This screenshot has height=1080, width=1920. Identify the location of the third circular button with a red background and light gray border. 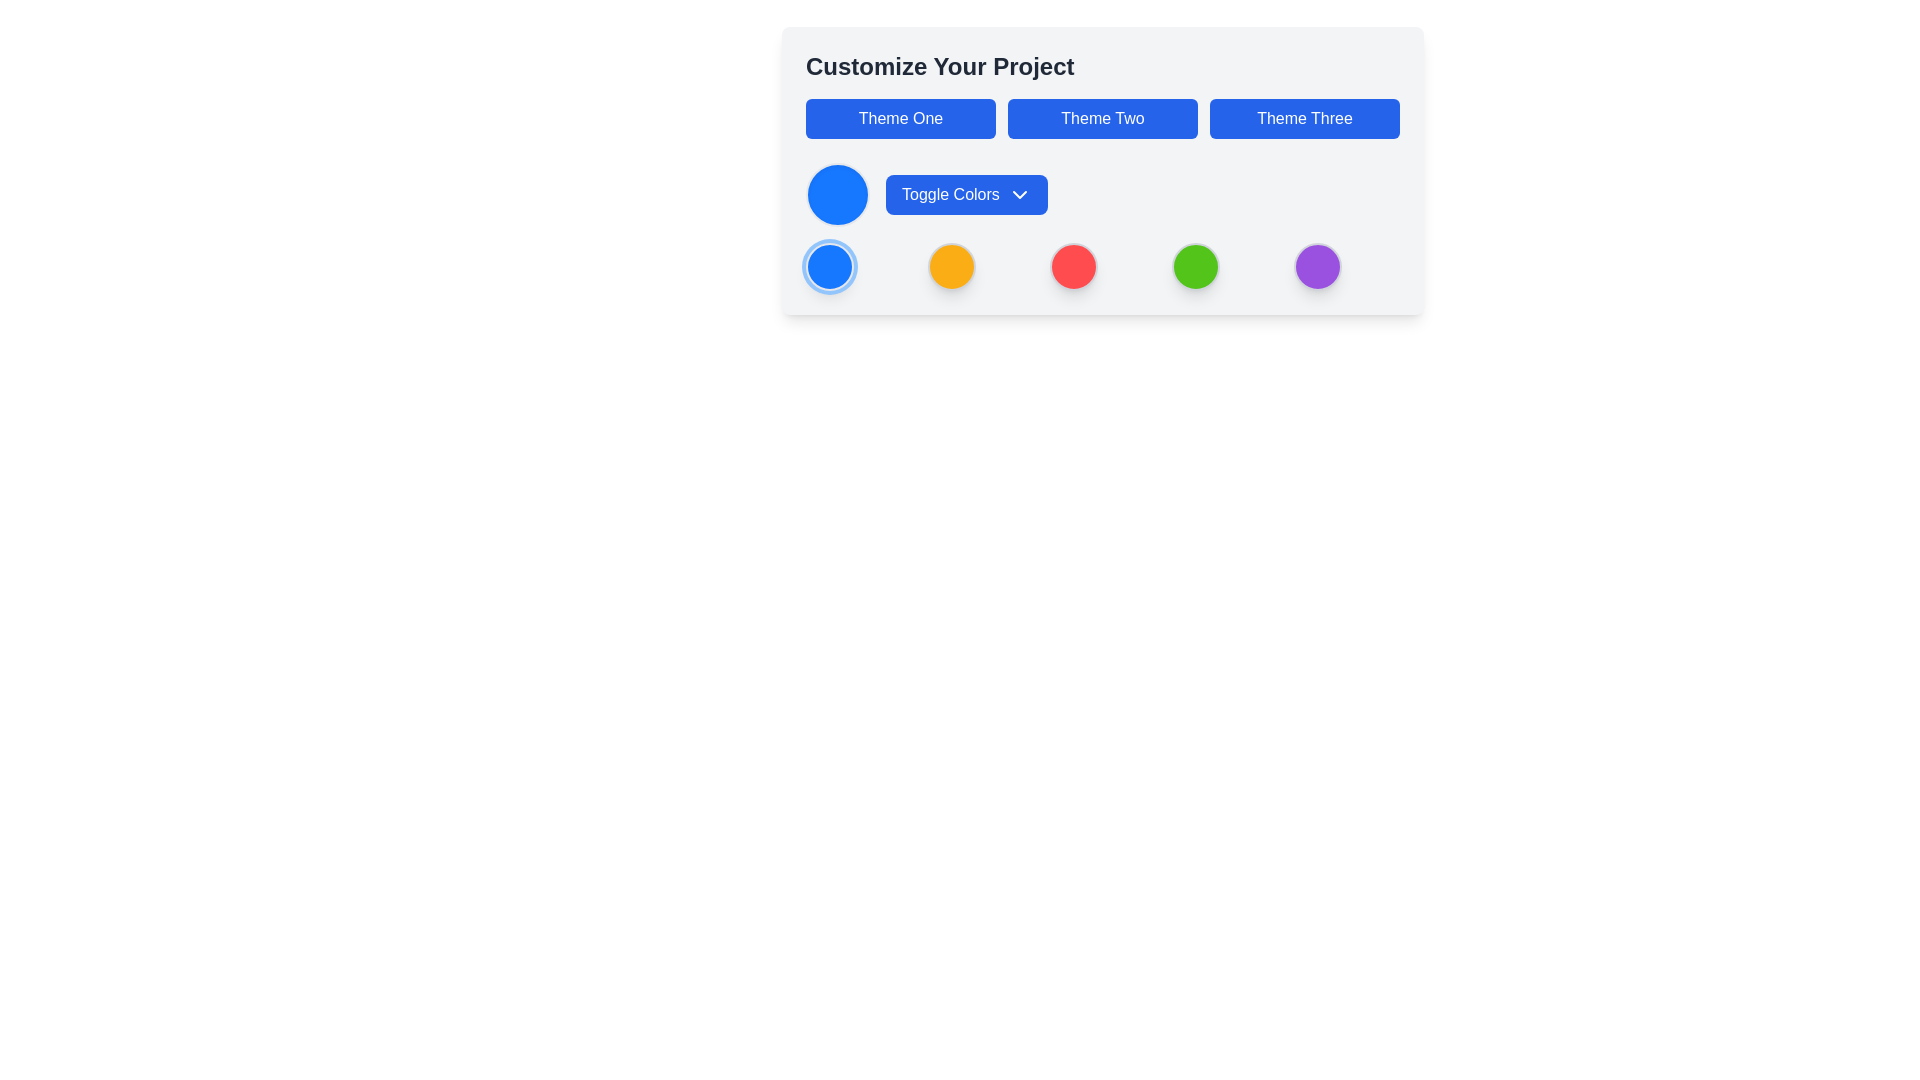
(1073, 265).